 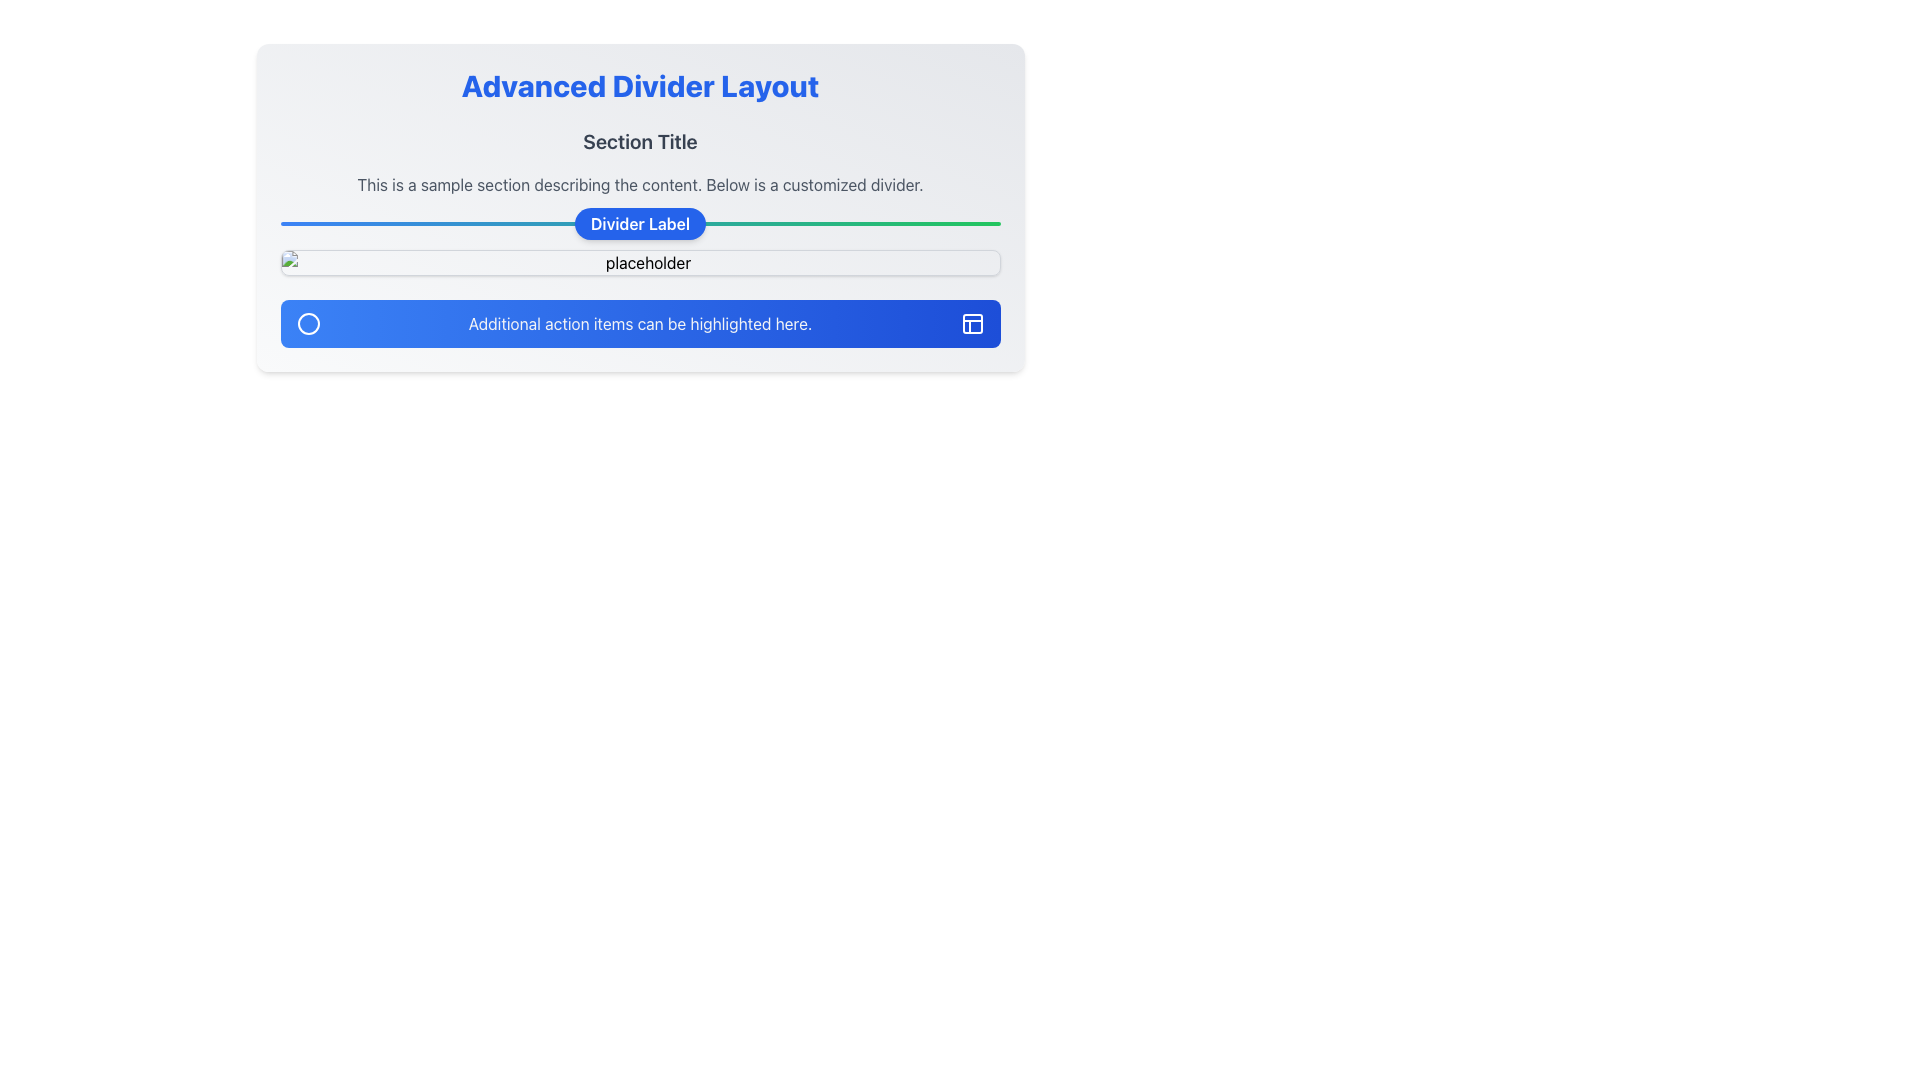 I want to click on the 'Section Title' text heading element, which is displayed in a bold font, larger size, and gray color, located at the top of a group of related elements, so click(x=640, y=141).